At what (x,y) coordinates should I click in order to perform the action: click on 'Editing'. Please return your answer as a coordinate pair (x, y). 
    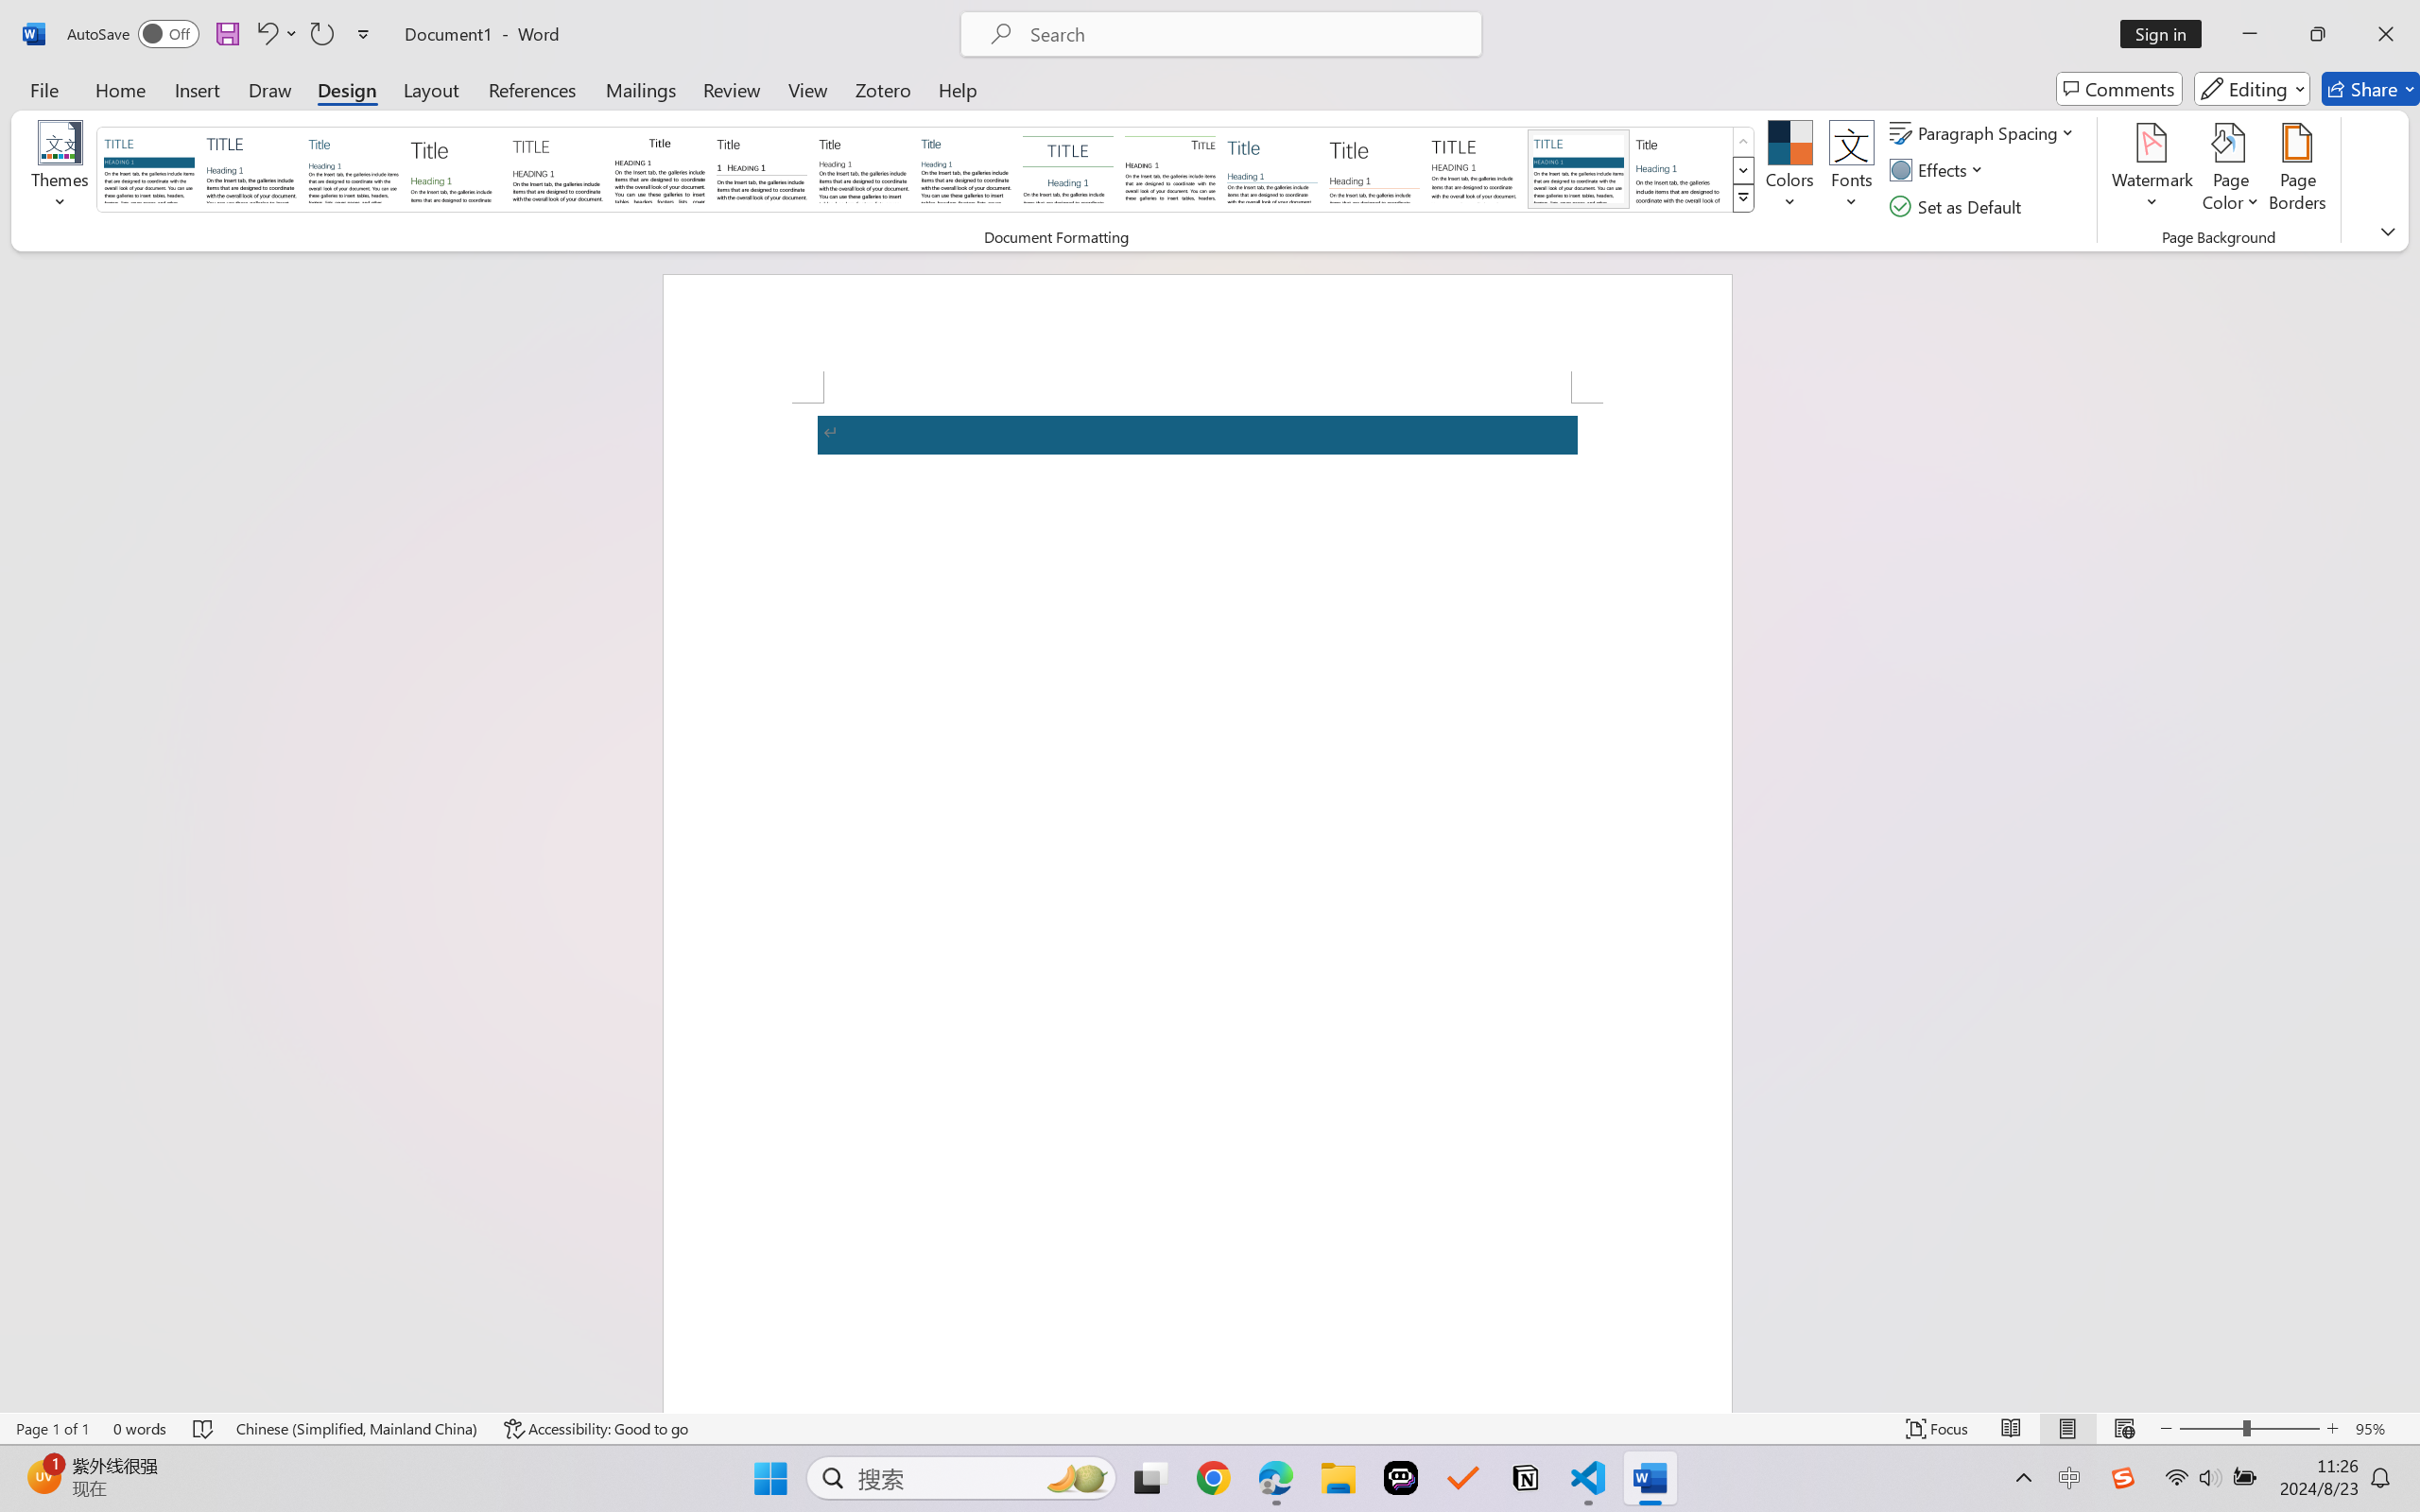
    Looking at the image, I should click on (2253, 88).